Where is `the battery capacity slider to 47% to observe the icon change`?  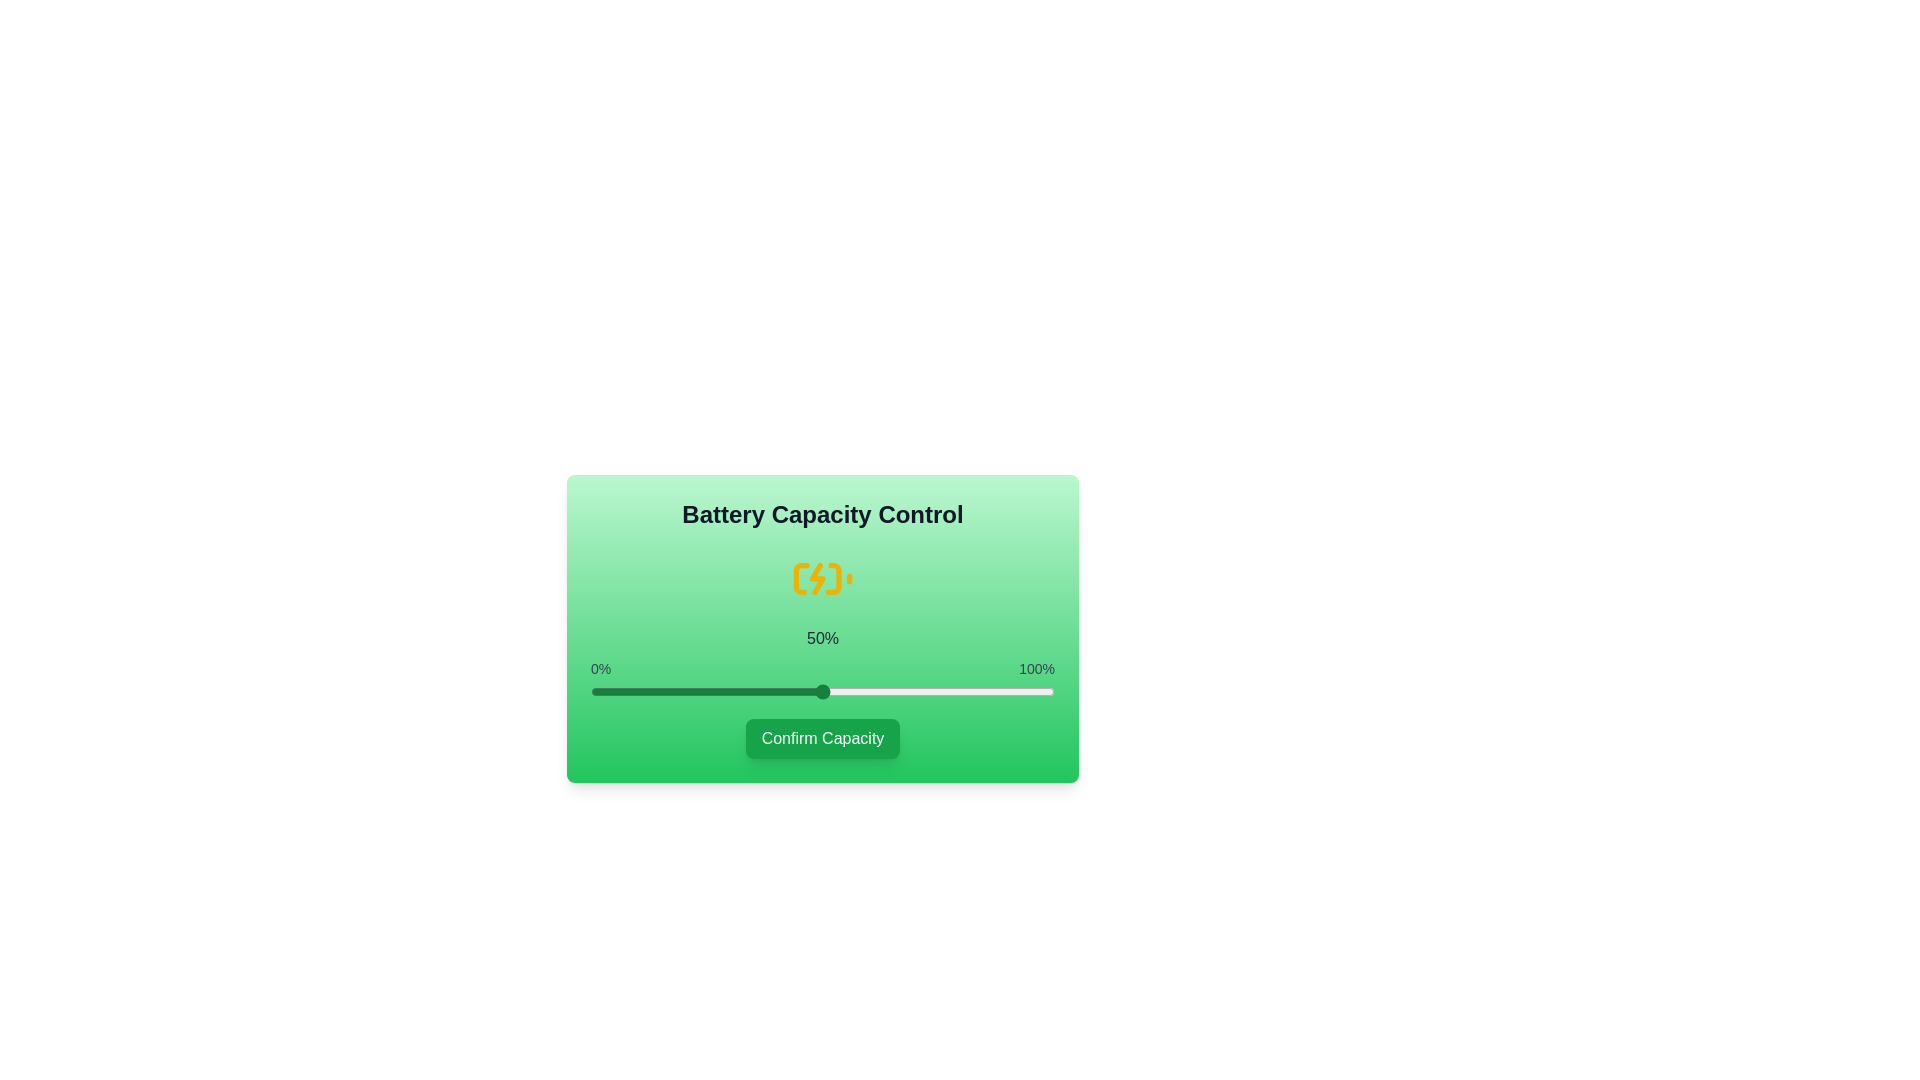 the battery capacity slider to 47% to observe the icon change is located at coordinates (809, 690).